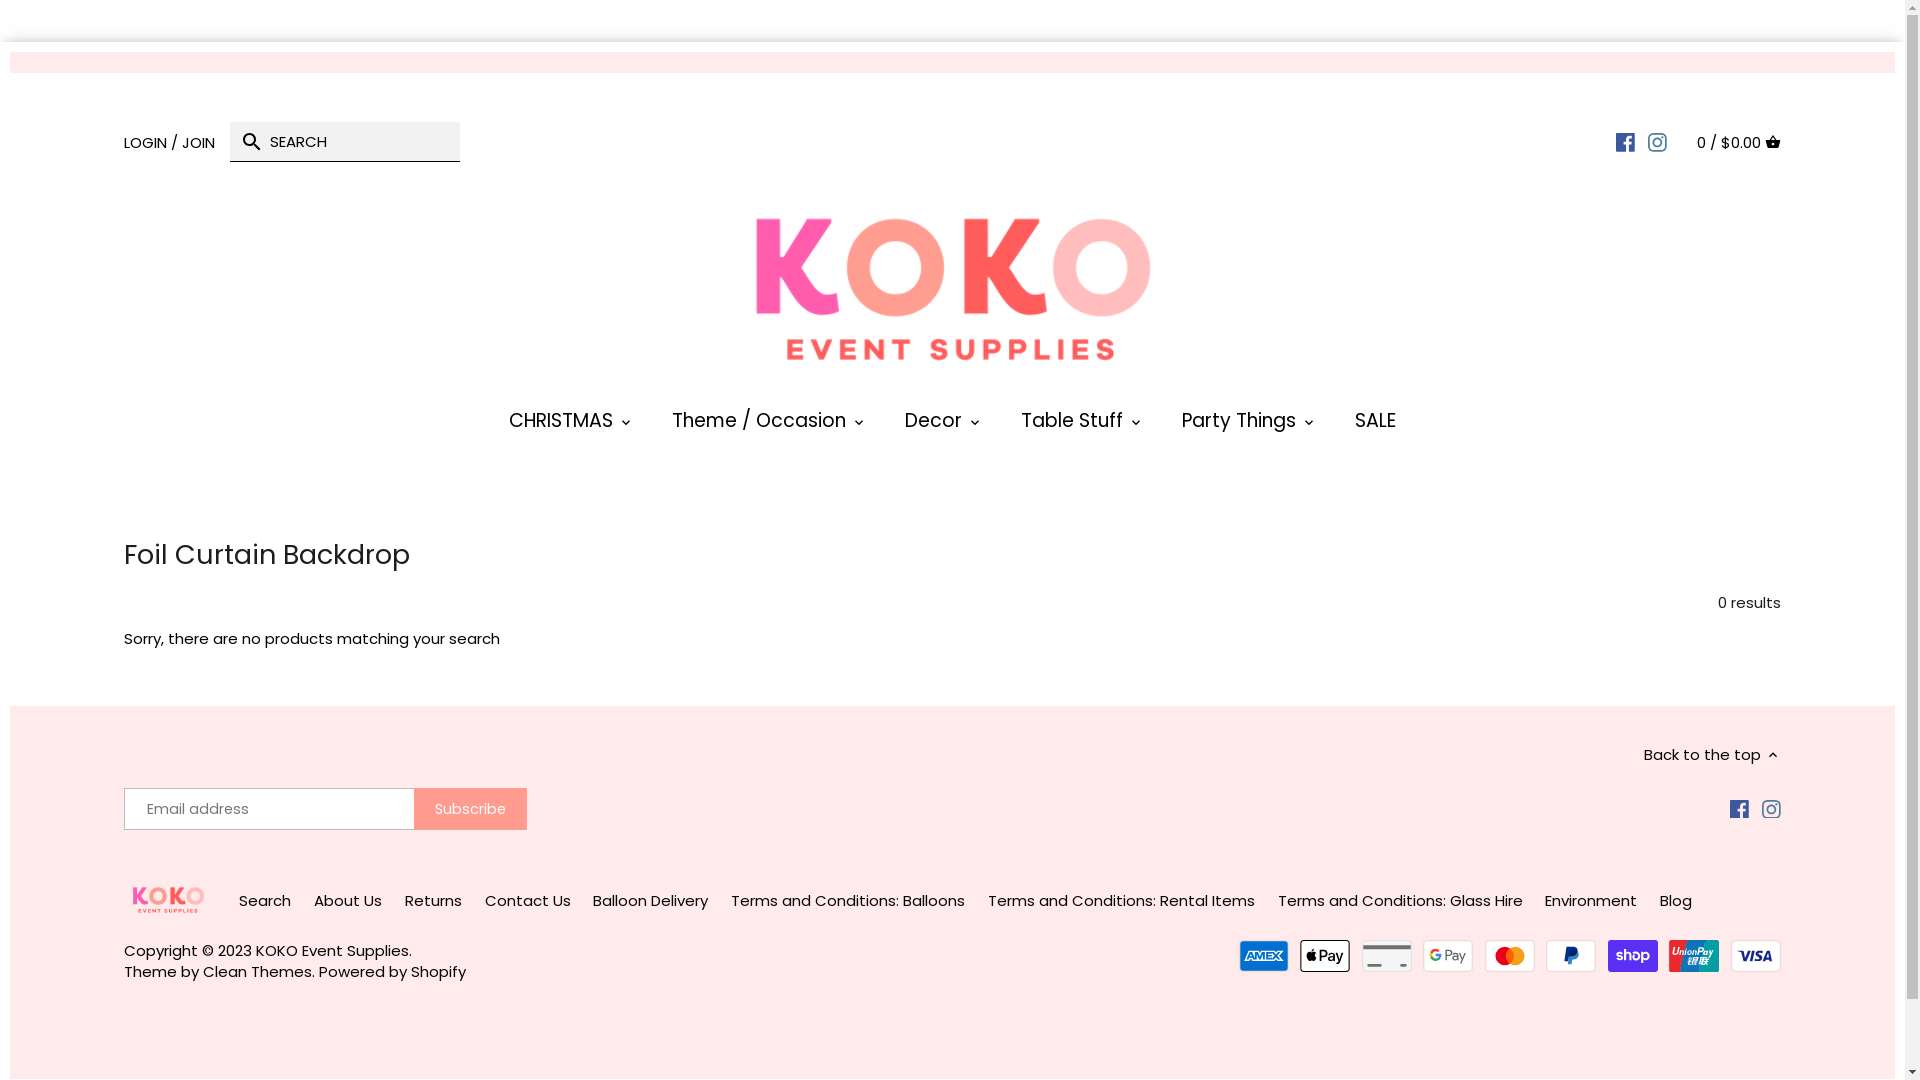  Describe the element at coordinates (1399, 900) in the screenshot. I see `'Terms and Conditions: Glass Hire'` at that location.